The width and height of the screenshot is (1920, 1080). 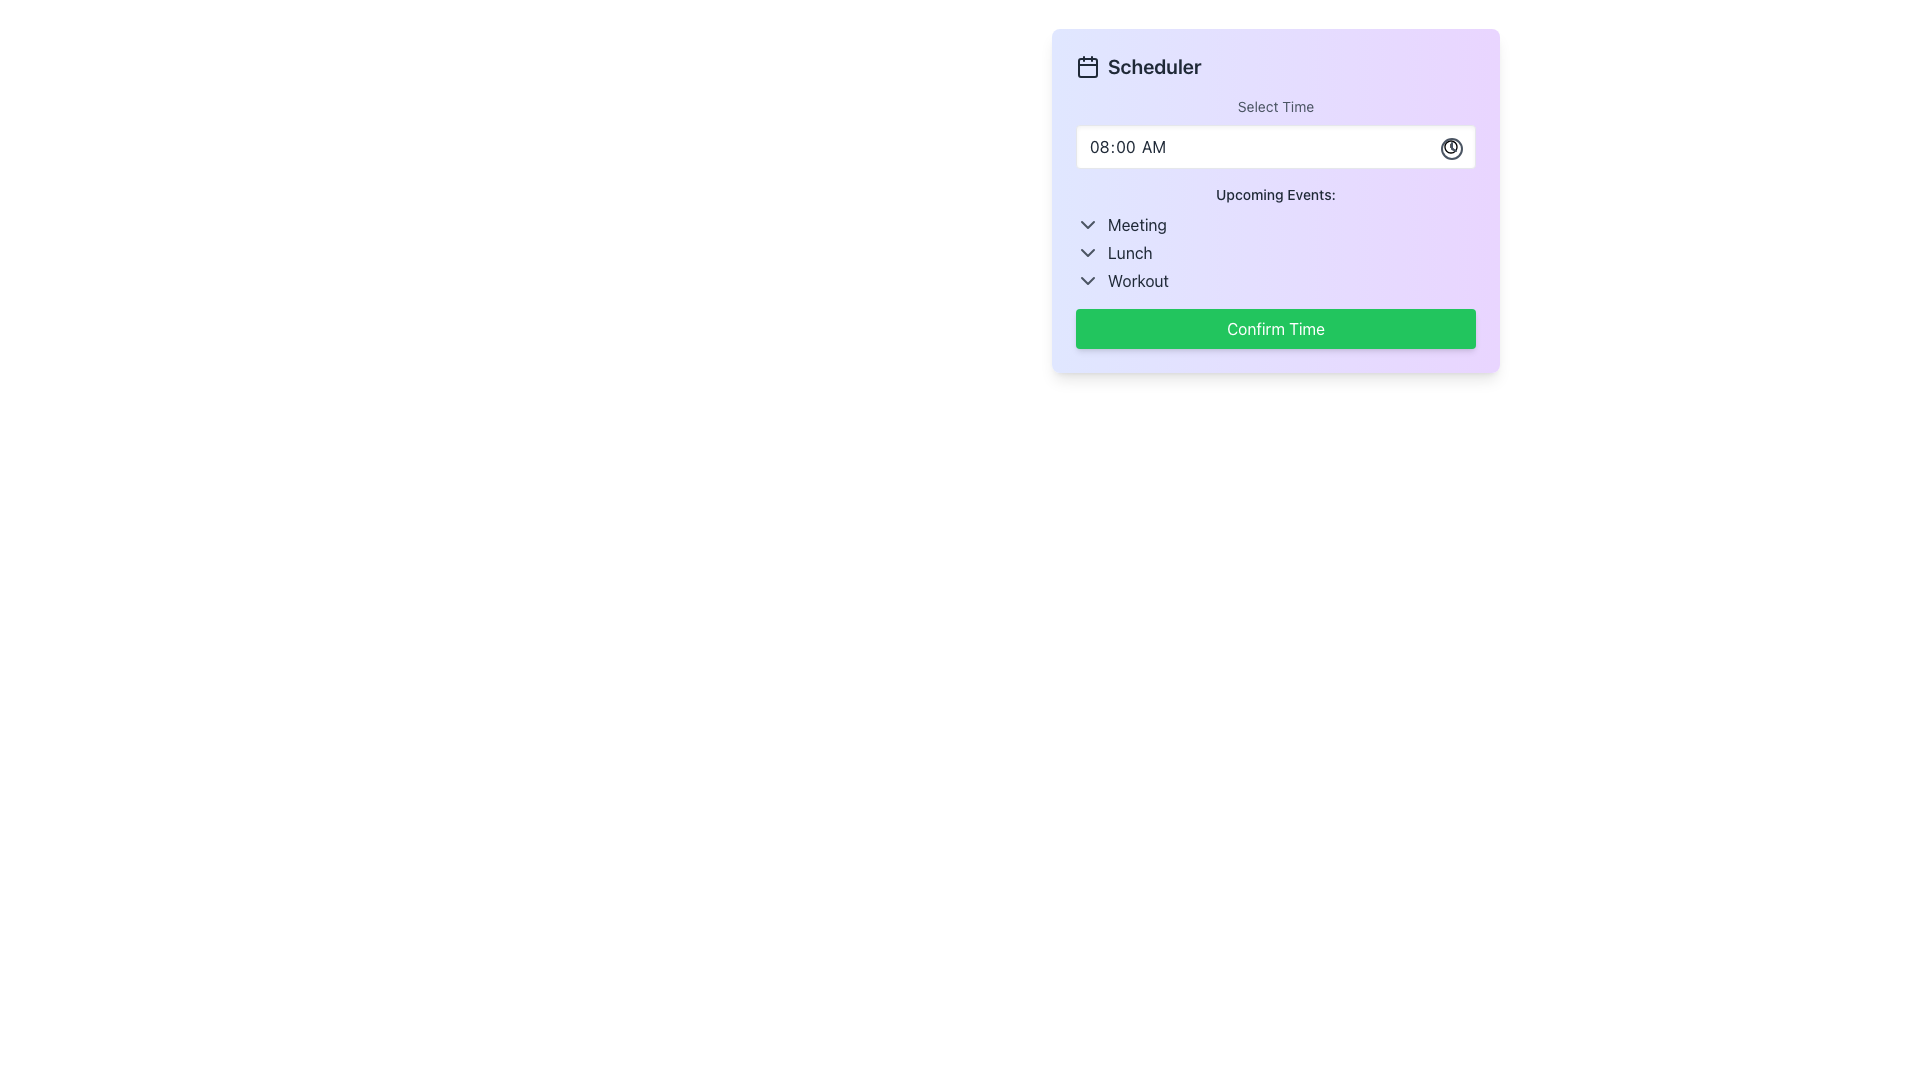 I want to click on the SVG rectangle element within the calendar icon, which is located to the immediate left of the 'Scheduler' text in the header section of the interface, so click(x=1087, y=67).